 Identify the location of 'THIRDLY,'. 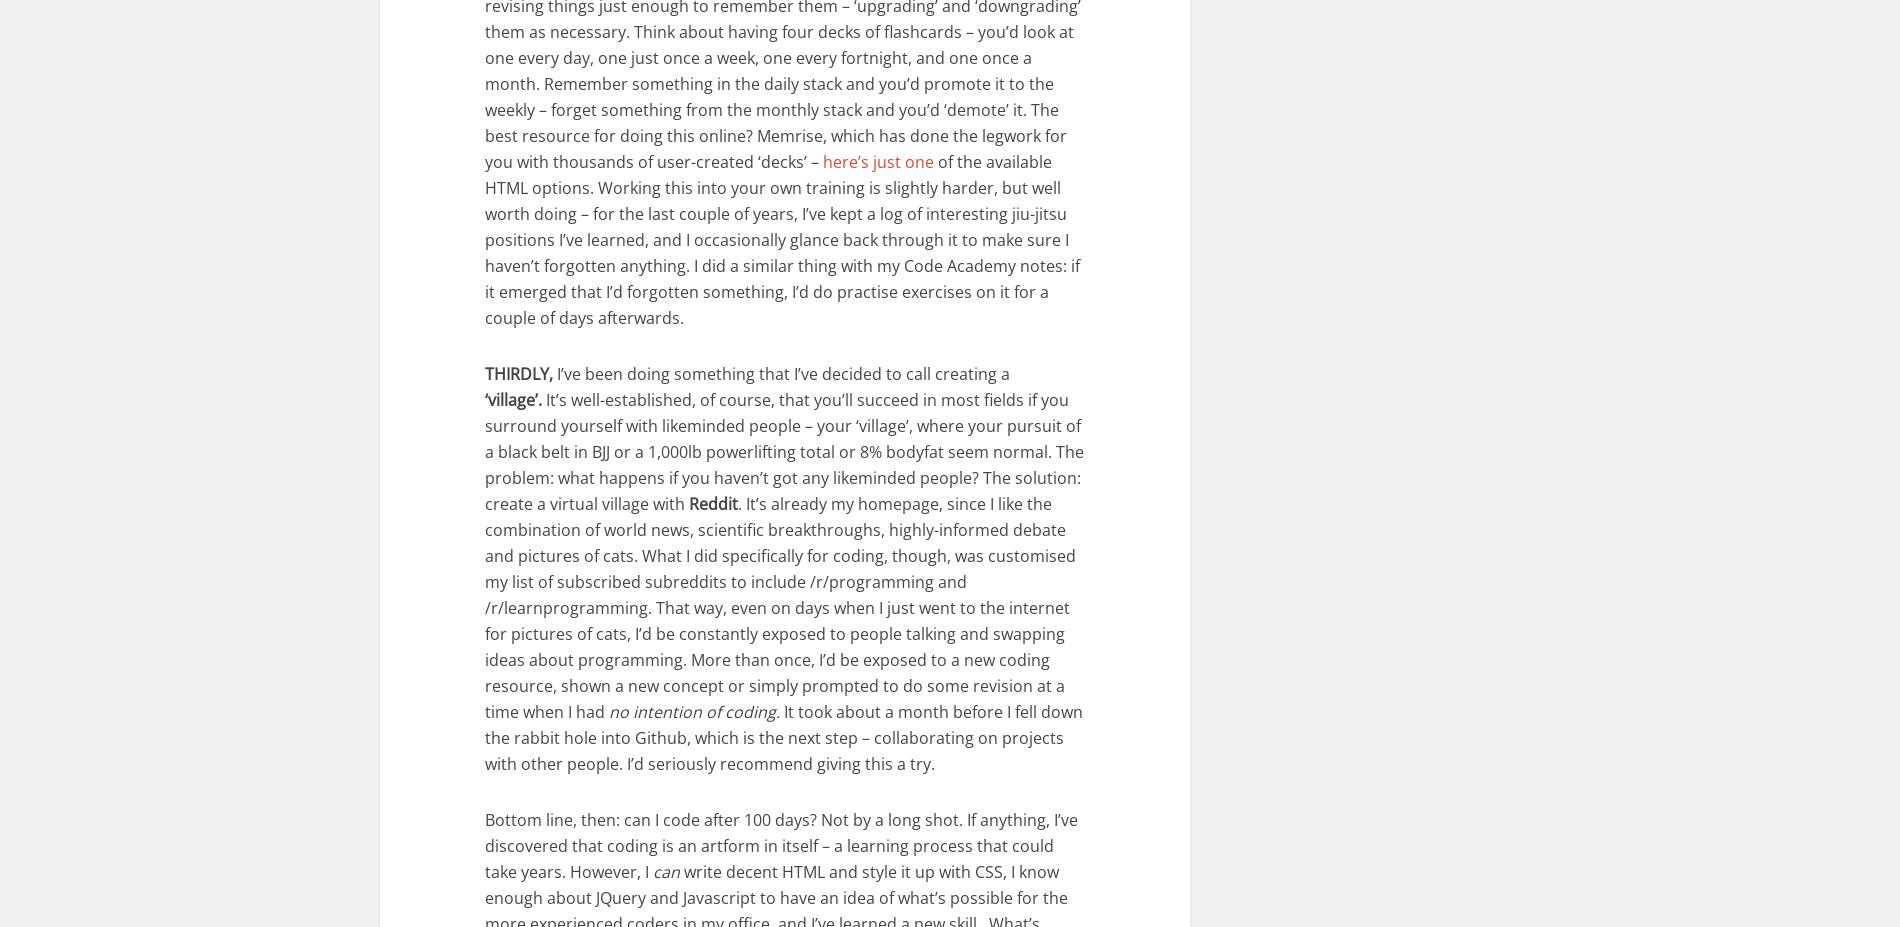
(519, 372).